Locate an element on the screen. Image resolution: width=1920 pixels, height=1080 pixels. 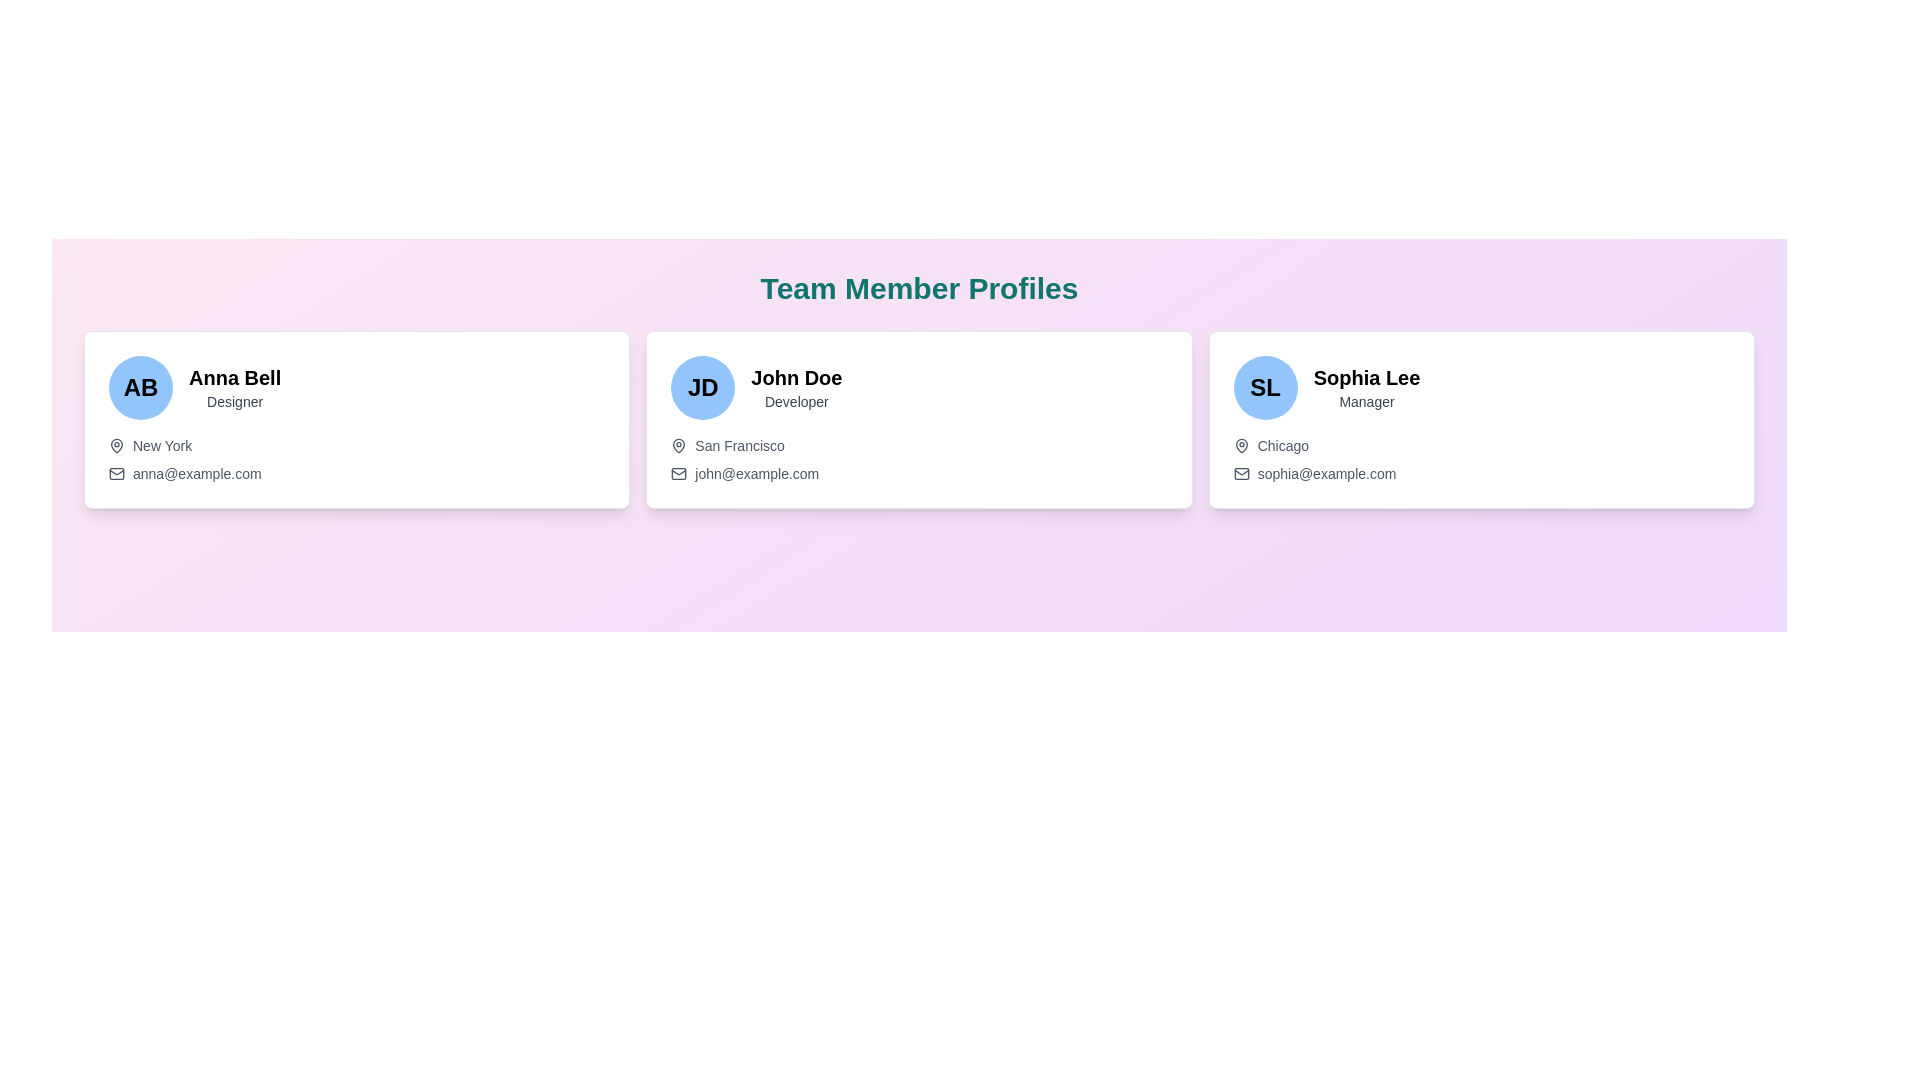
the text element displaying the name 'Anna Bell', which is located below the profile icon 'AB' and above the text 'Designer' in the leftmost card of the team member profiles is located at coordinates (235, 378).